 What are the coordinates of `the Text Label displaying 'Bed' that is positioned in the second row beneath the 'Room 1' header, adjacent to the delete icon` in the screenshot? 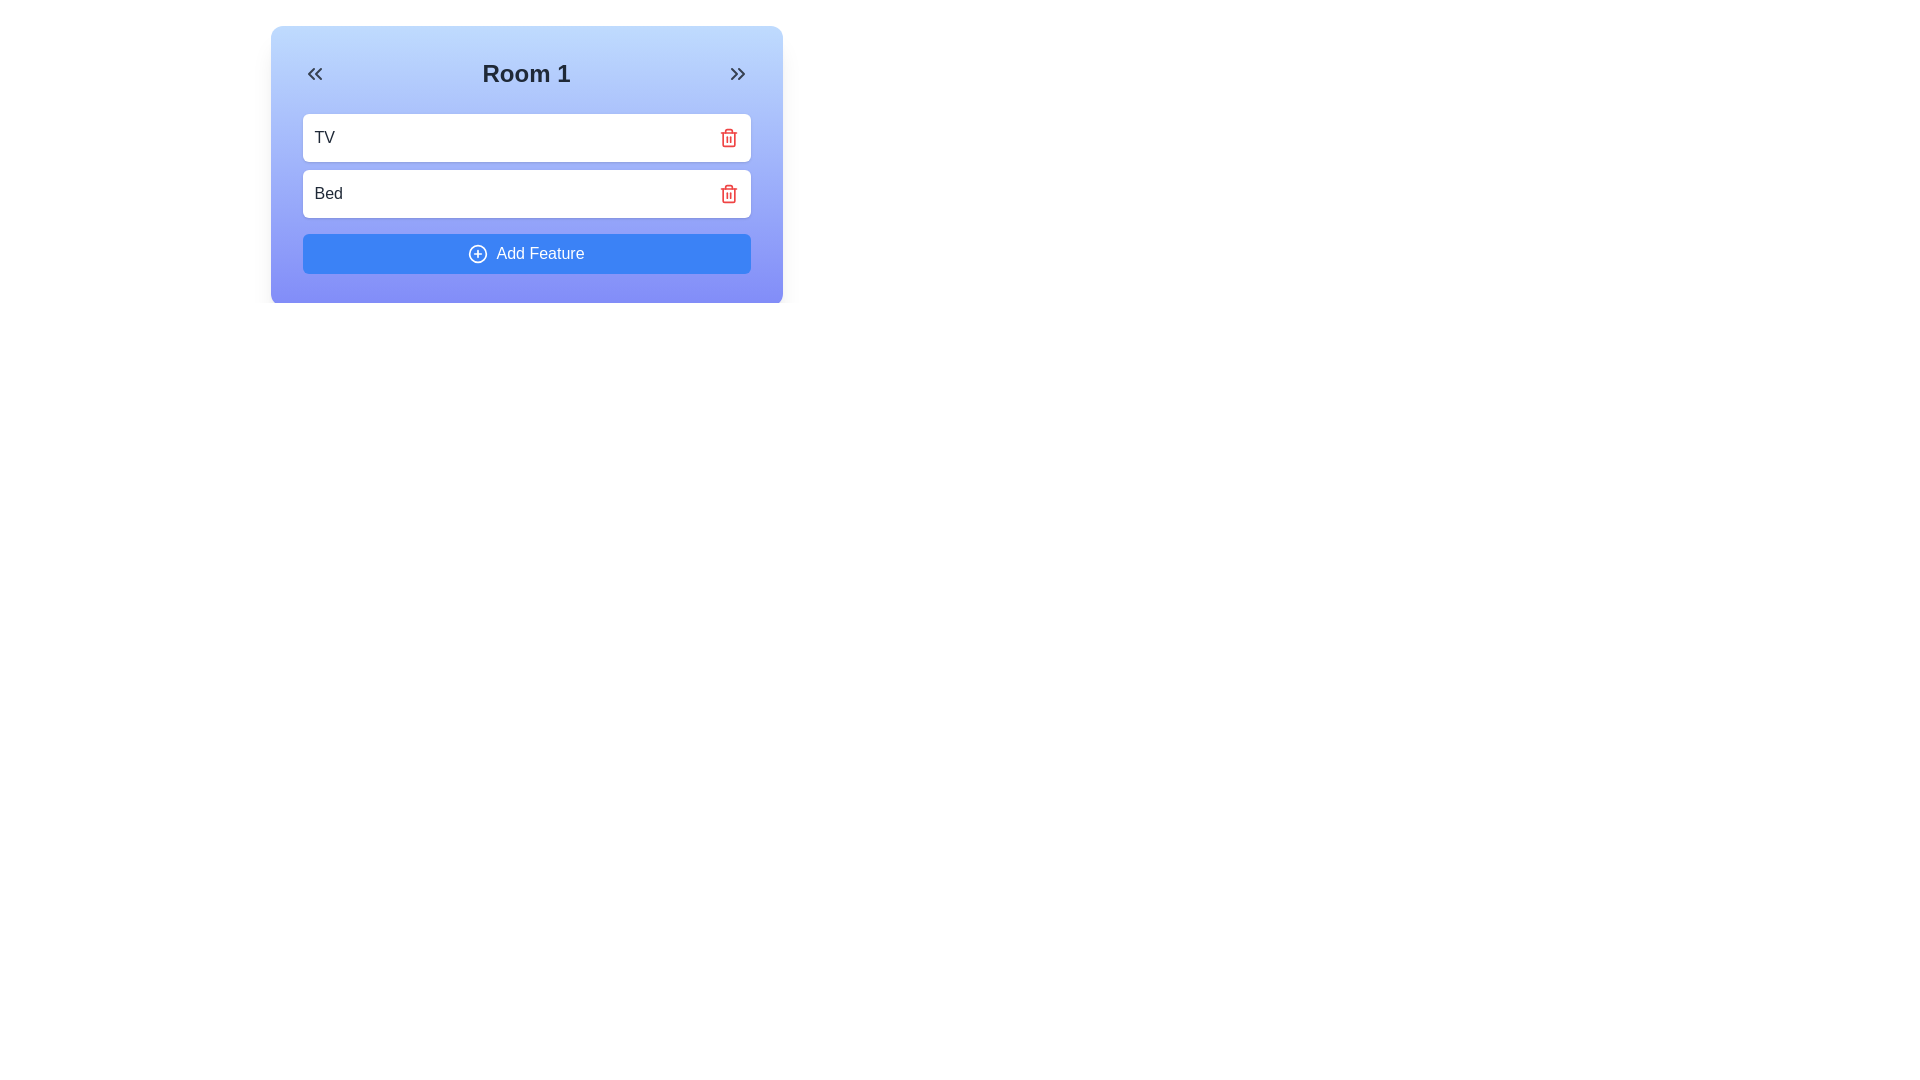 It's located at (328, 193).